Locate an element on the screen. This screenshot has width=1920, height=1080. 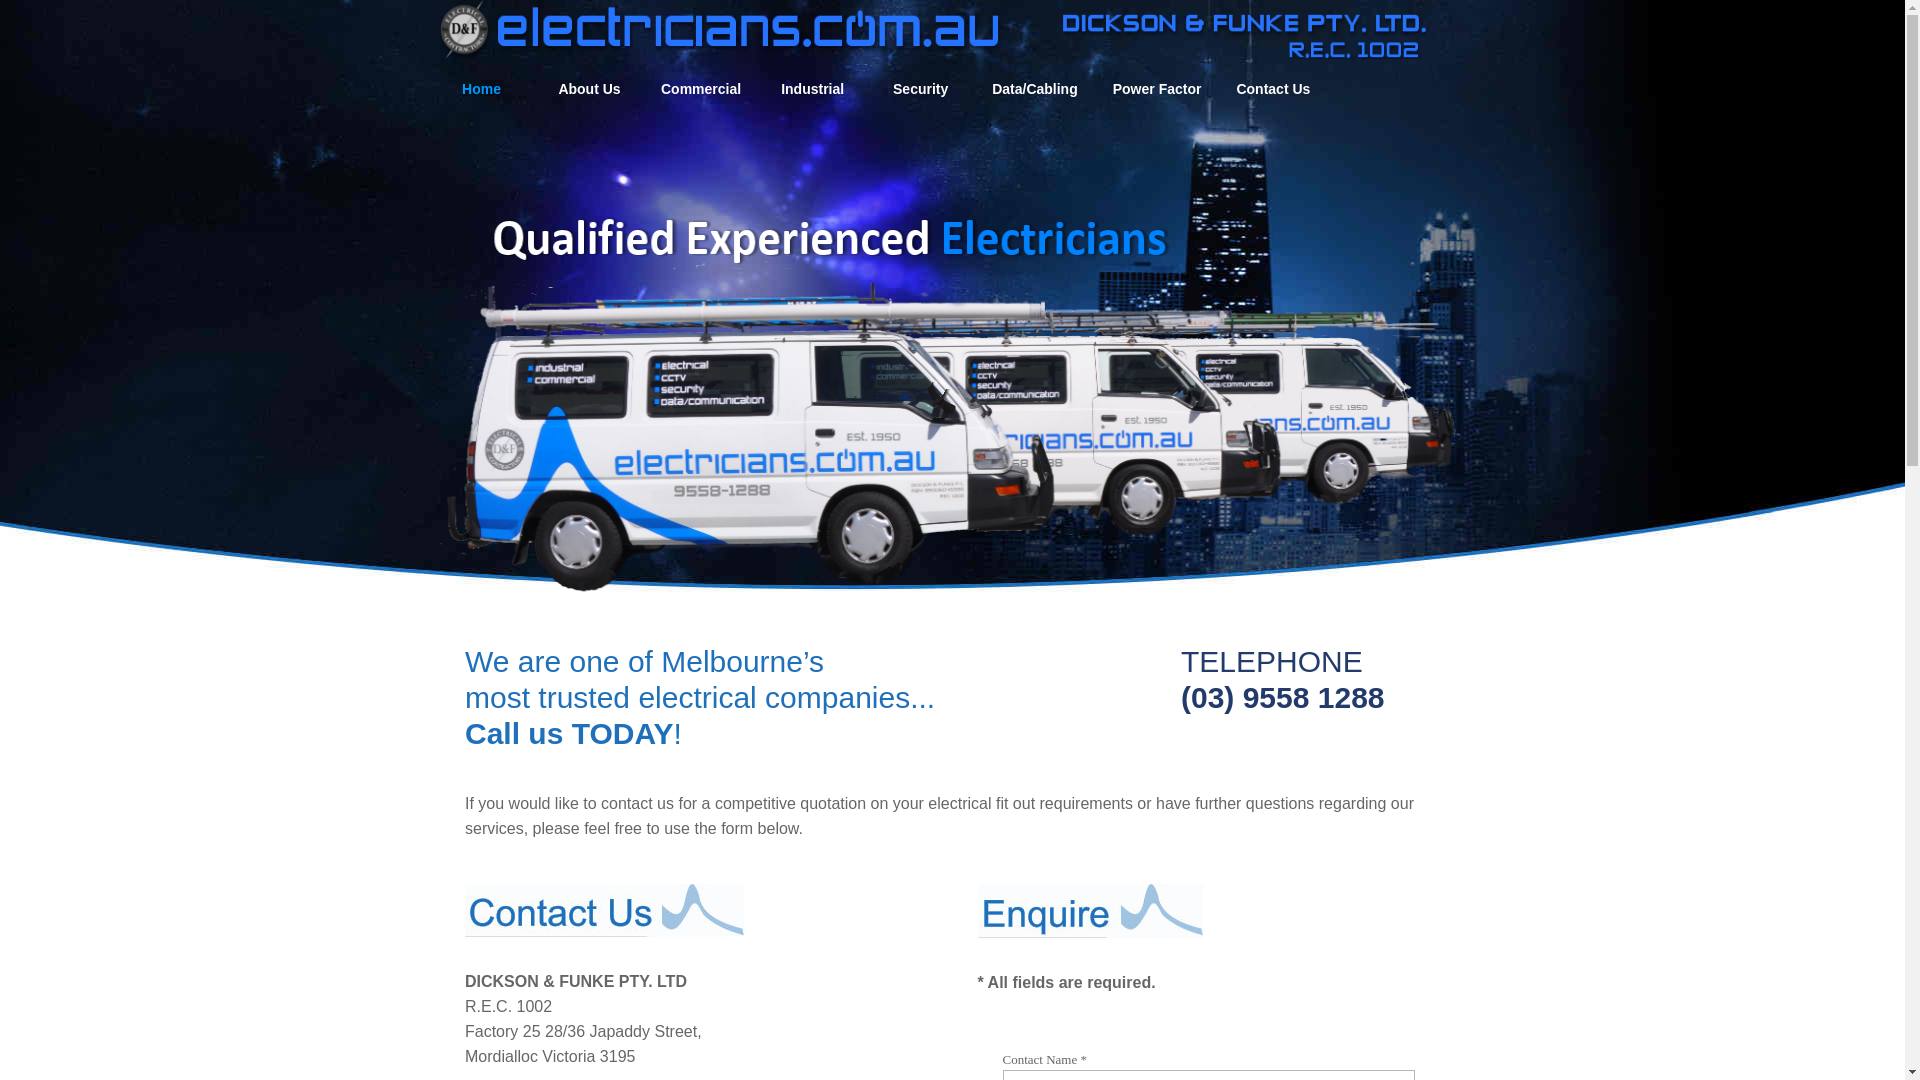
'Contact Us' is located at coordinates (1271, 88).